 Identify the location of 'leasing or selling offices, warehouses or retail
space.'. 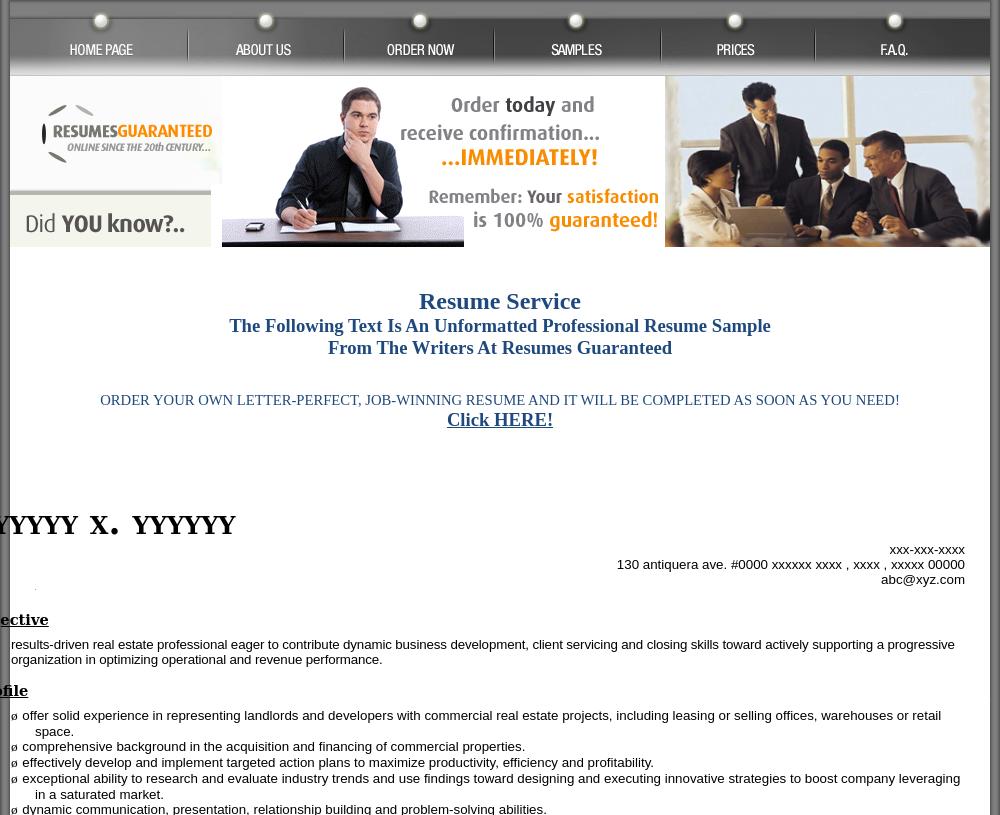
(487, 722).